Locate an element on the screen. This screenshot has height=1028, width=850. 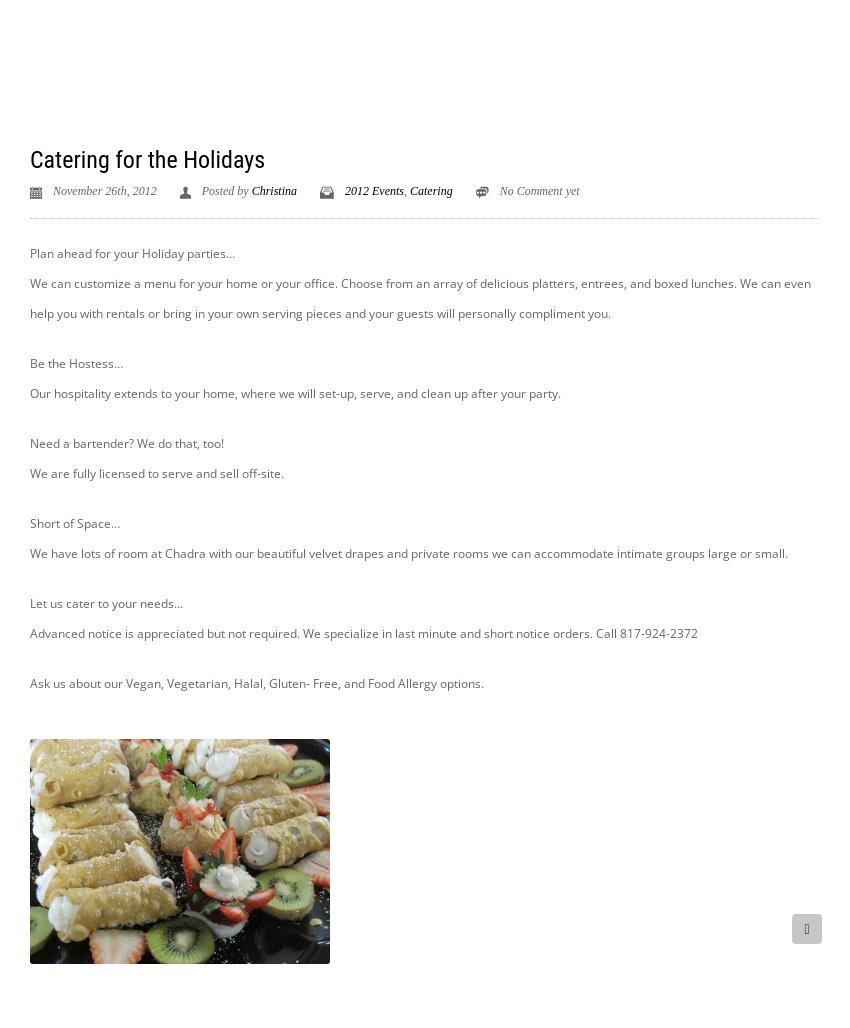
'November 26th, 2012' is located at coordinates (104, 191).